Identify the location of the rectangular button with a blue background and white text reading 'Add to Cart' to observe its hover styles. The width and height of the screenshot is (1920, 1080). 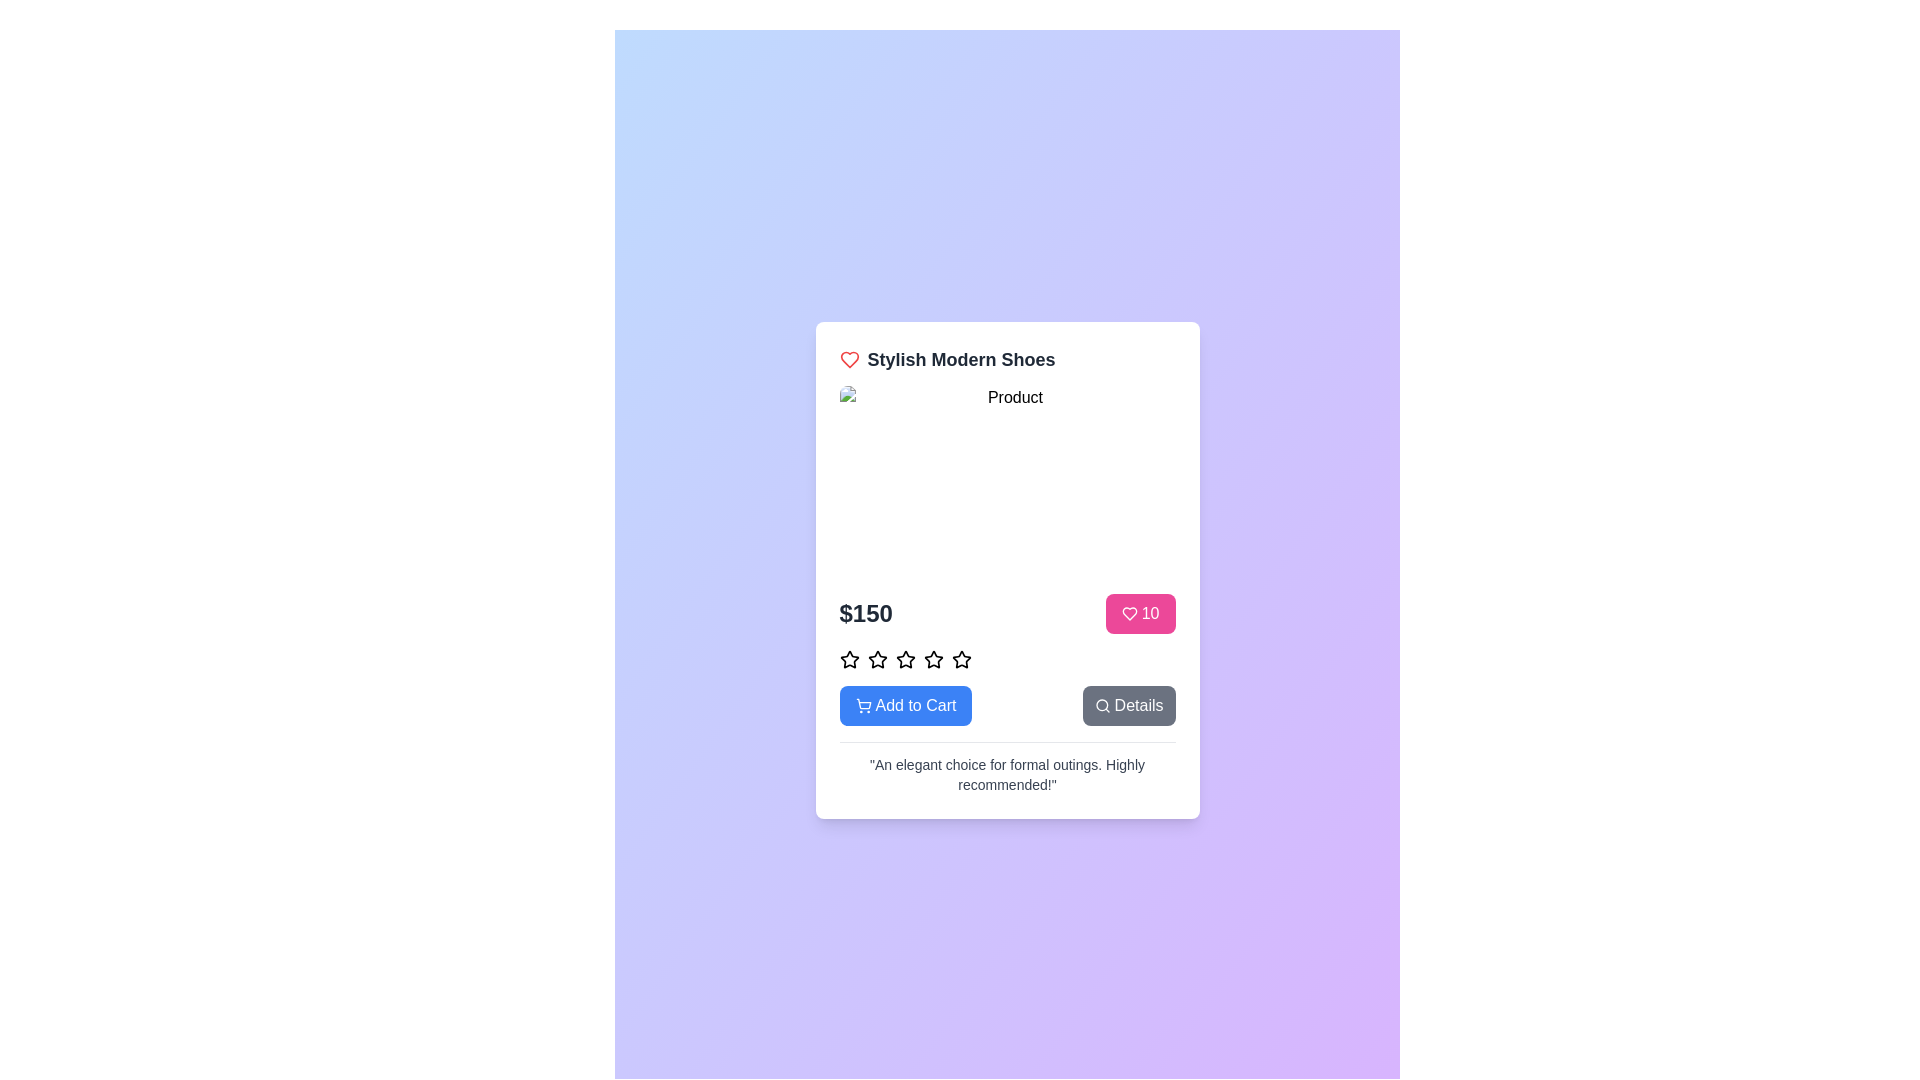
(905, 704).